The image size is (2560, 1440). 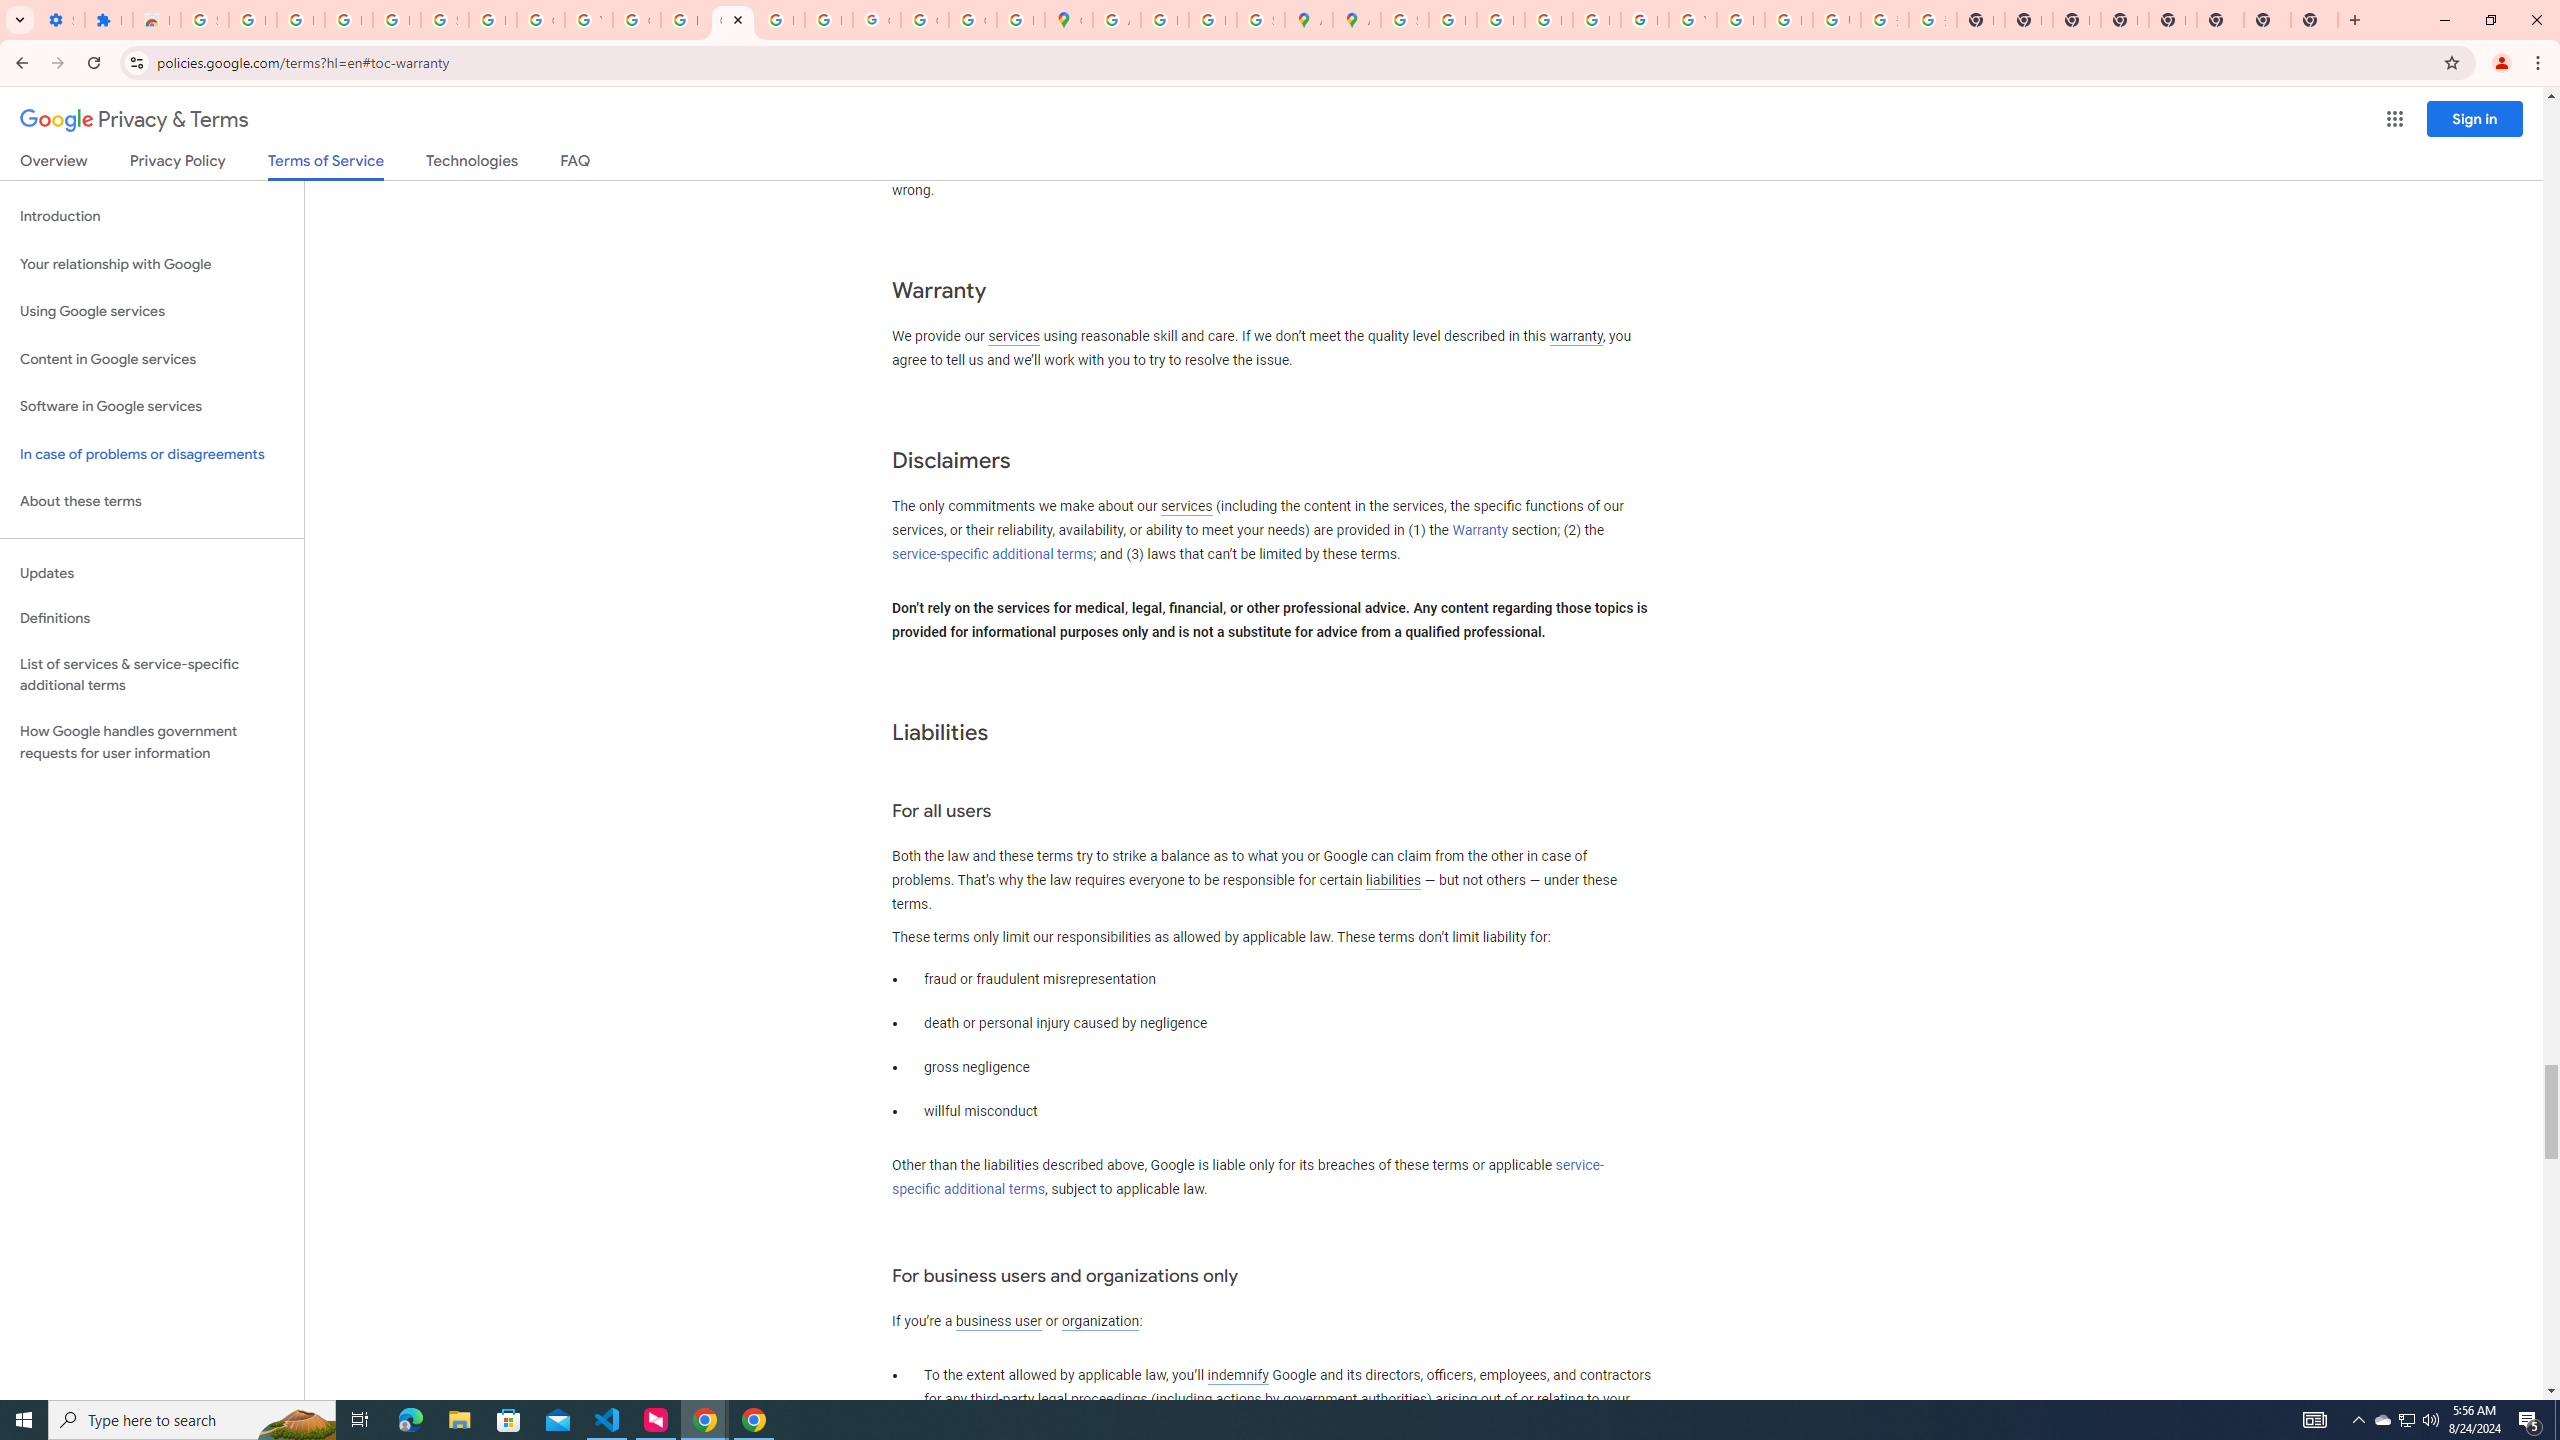 I want to click on 'Technologies', so click(x=472, y=164).